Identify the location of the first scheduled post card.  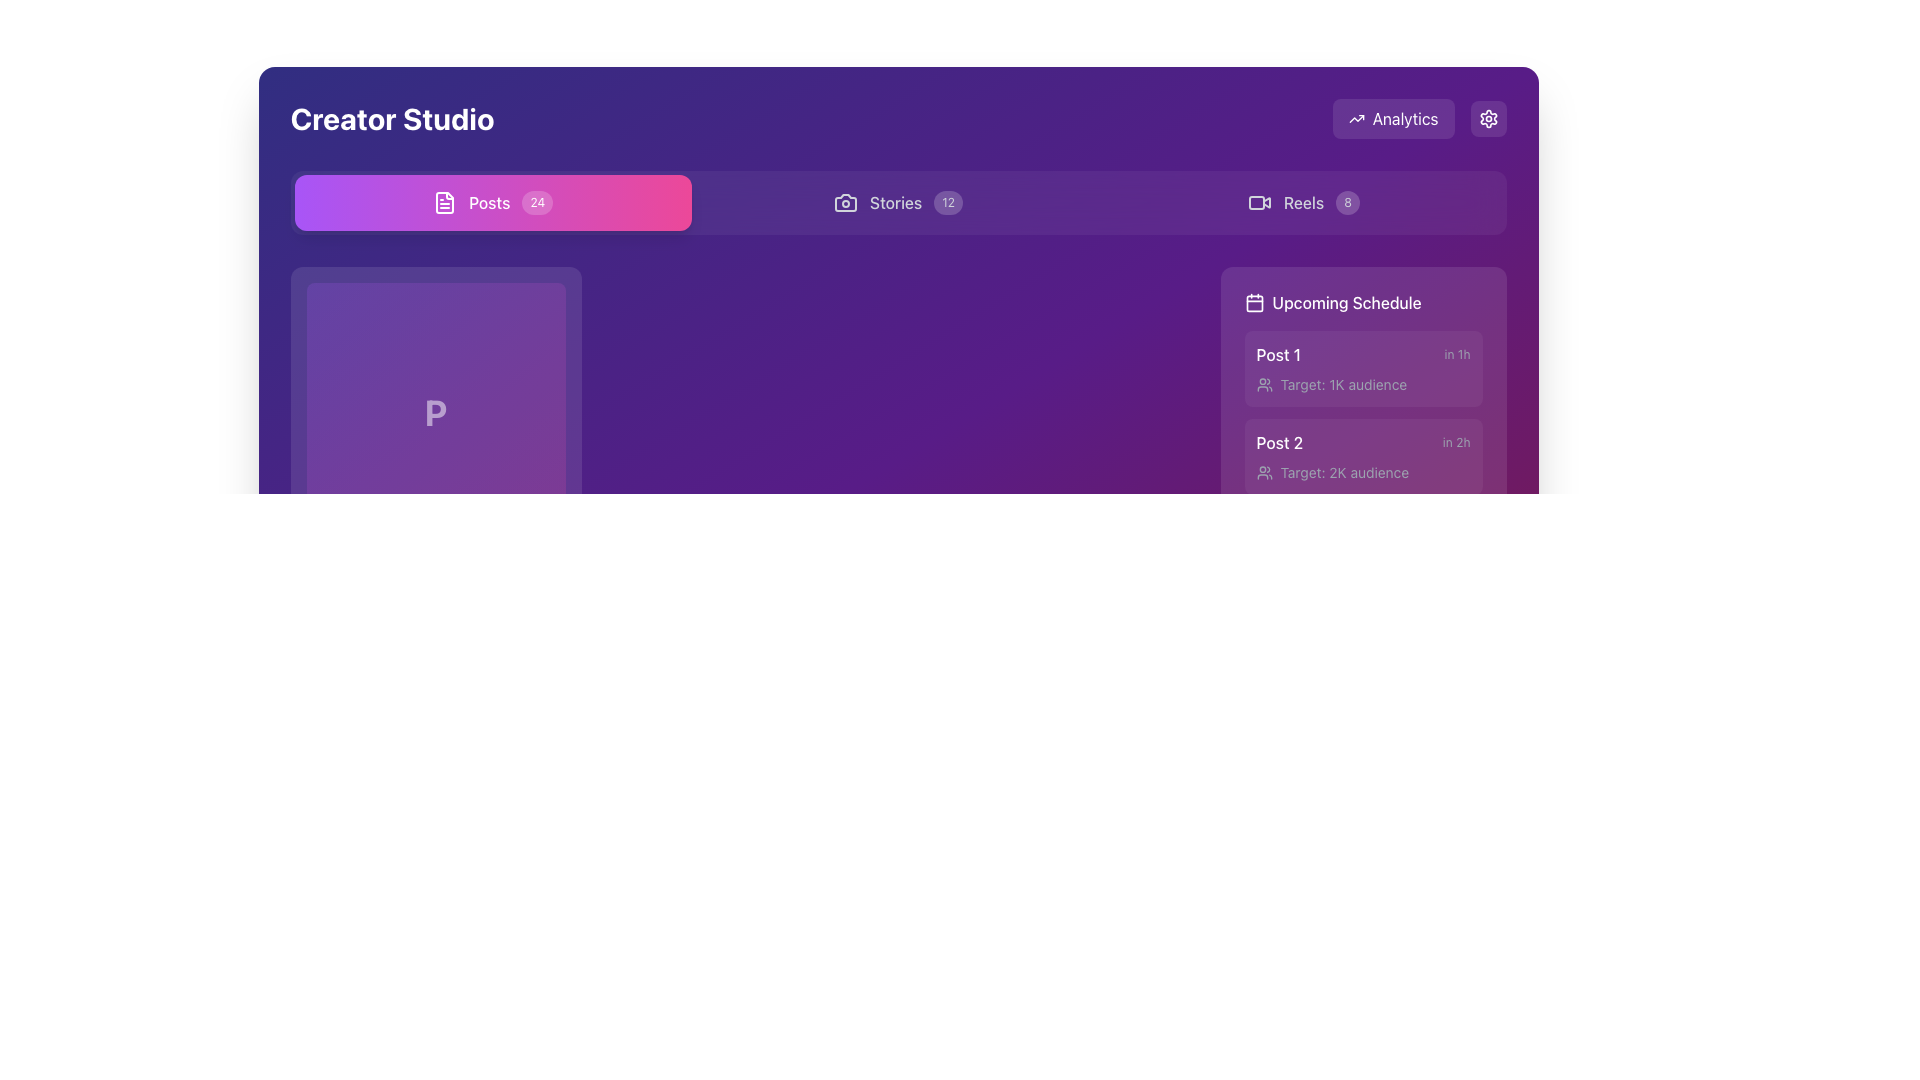
(1362, 369).